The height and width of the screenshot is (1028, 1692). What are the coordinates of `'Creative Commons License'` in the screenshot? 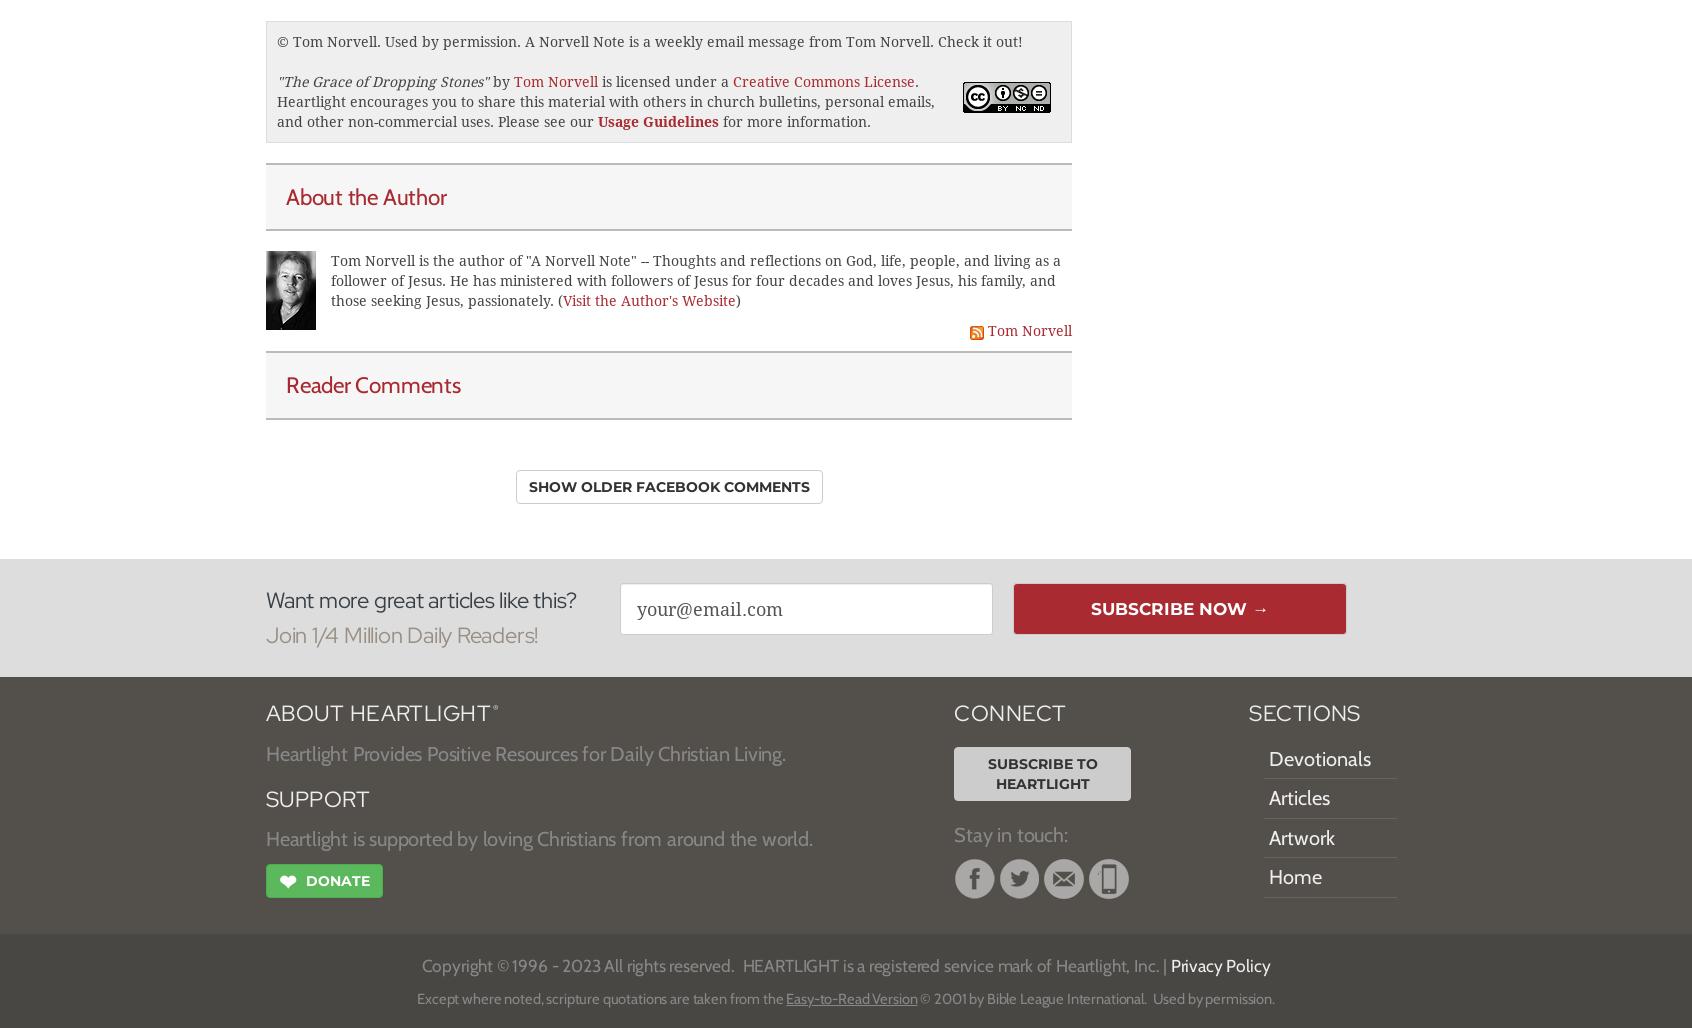 It's located at (824, 80).